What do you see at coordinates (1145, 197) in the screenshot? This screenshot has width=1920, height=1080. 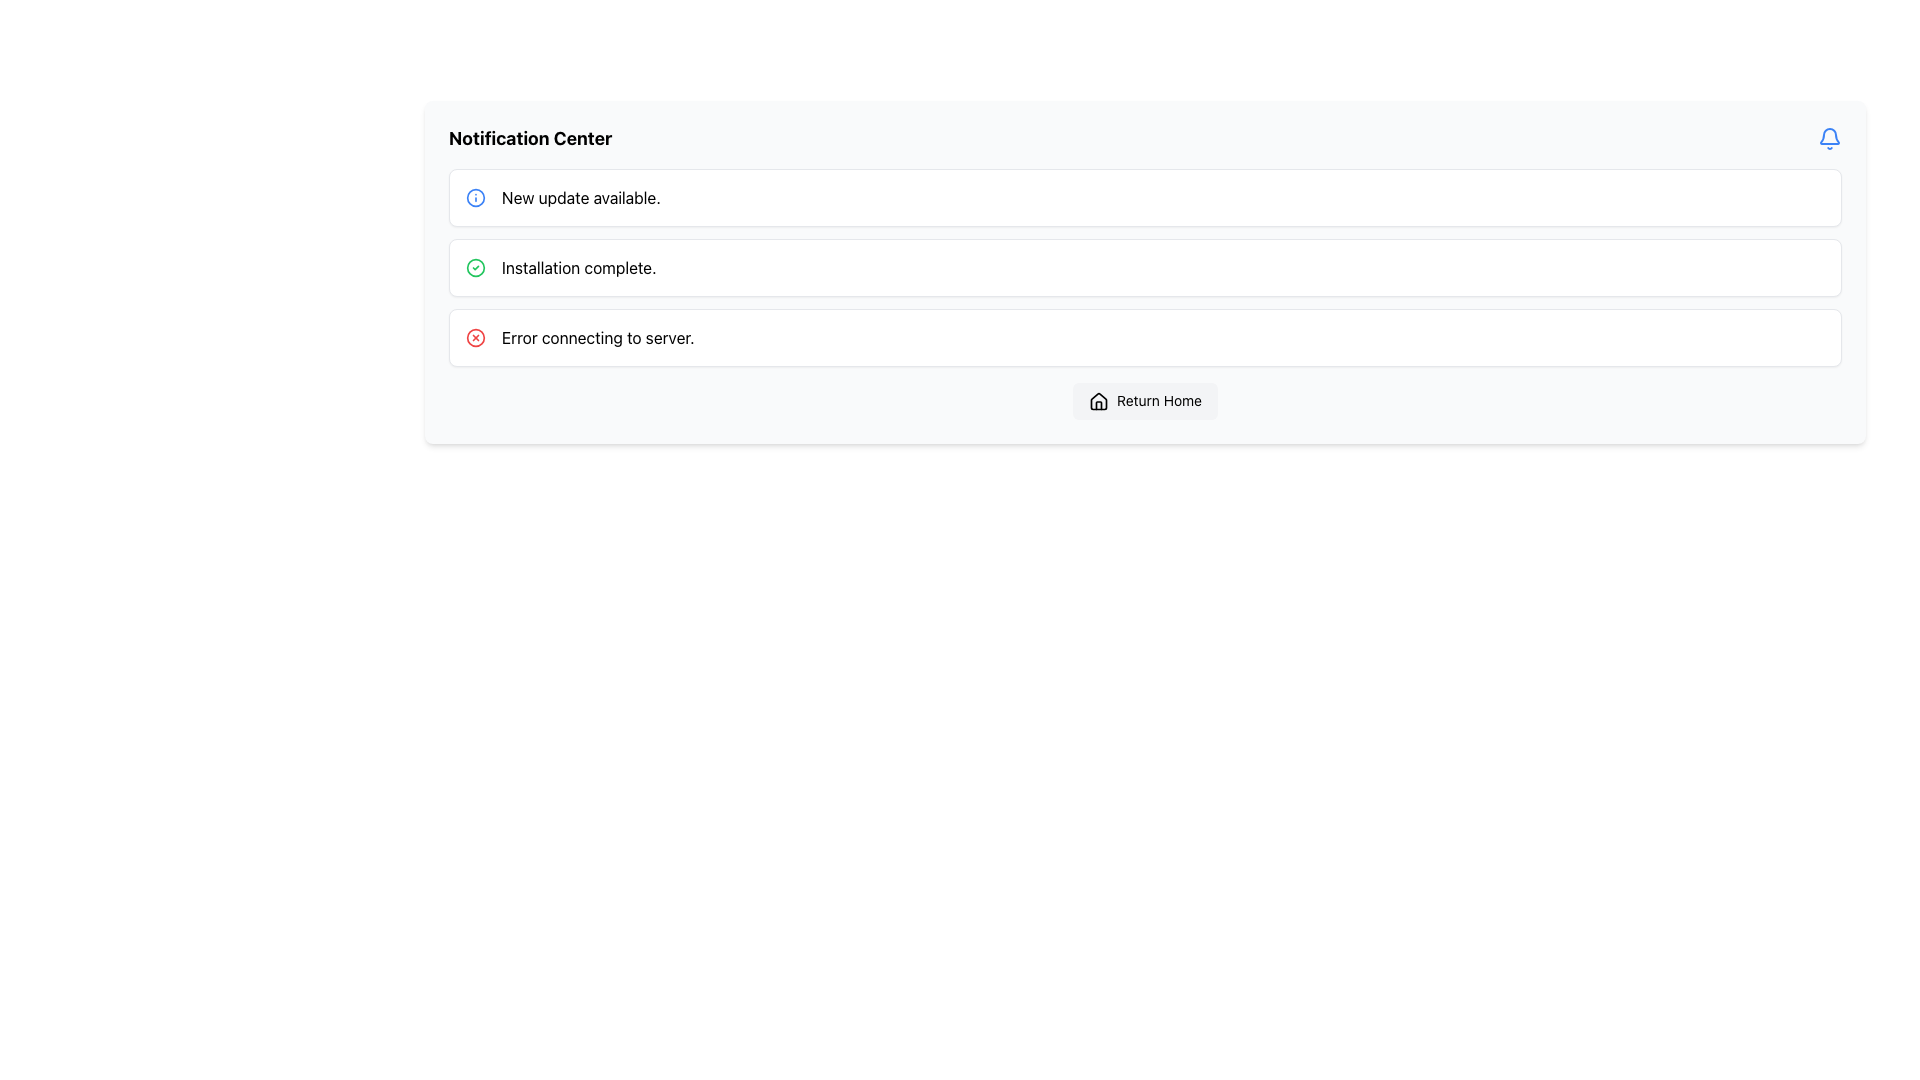 I see `the content of the first notification in the Notification Center, which displays 'New update available.'` at bounding box center [1145, 197].